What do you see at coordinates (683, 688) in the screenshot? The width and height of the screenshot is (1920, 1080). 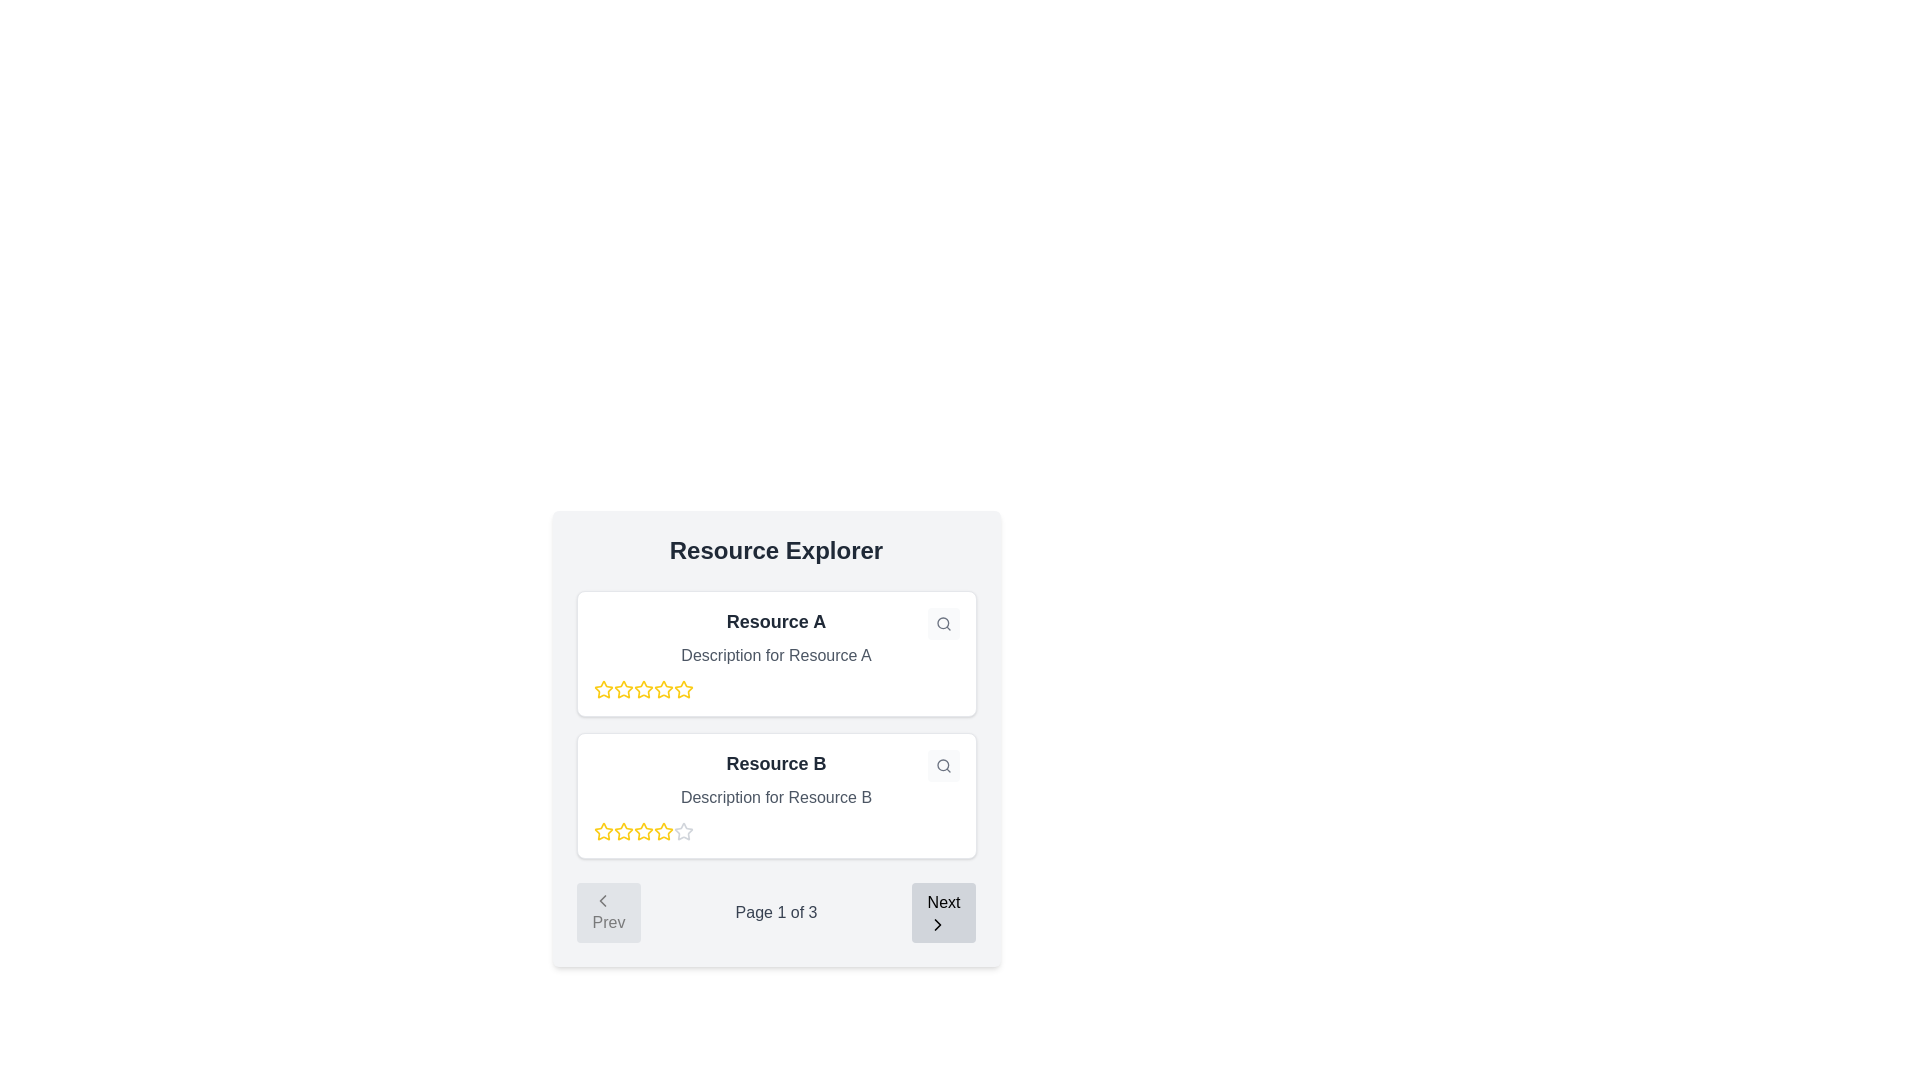 I see `the fourth yellow star in the star rating component located beneath the 'Resource A' section` at bounding box center [683, 688].